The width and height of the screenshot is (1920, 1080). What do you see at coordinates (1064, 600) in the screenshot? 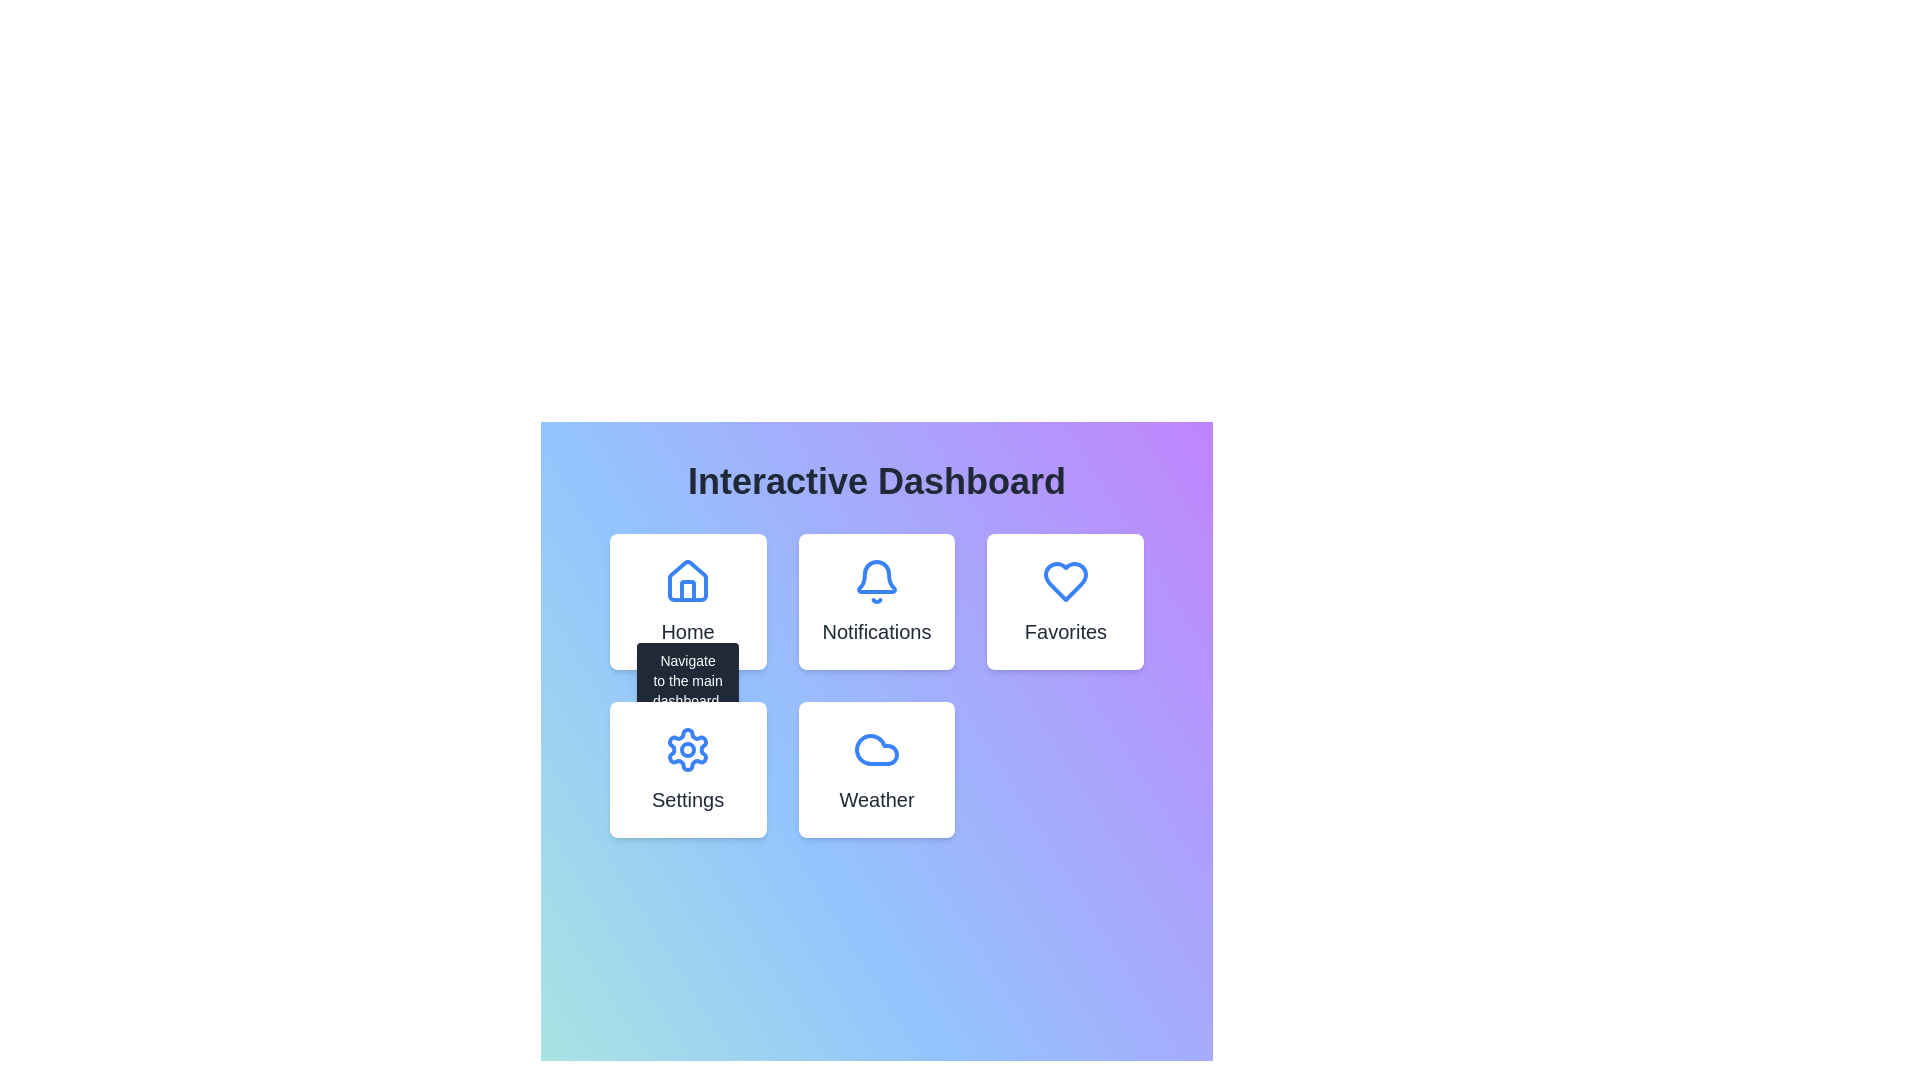
I see `the navigation Button card that leads to the Favorites section, located in the top-right corner of the grid, adjacent to 'Notifications' and above 'Settings'` at bounding box center [1064, 600].